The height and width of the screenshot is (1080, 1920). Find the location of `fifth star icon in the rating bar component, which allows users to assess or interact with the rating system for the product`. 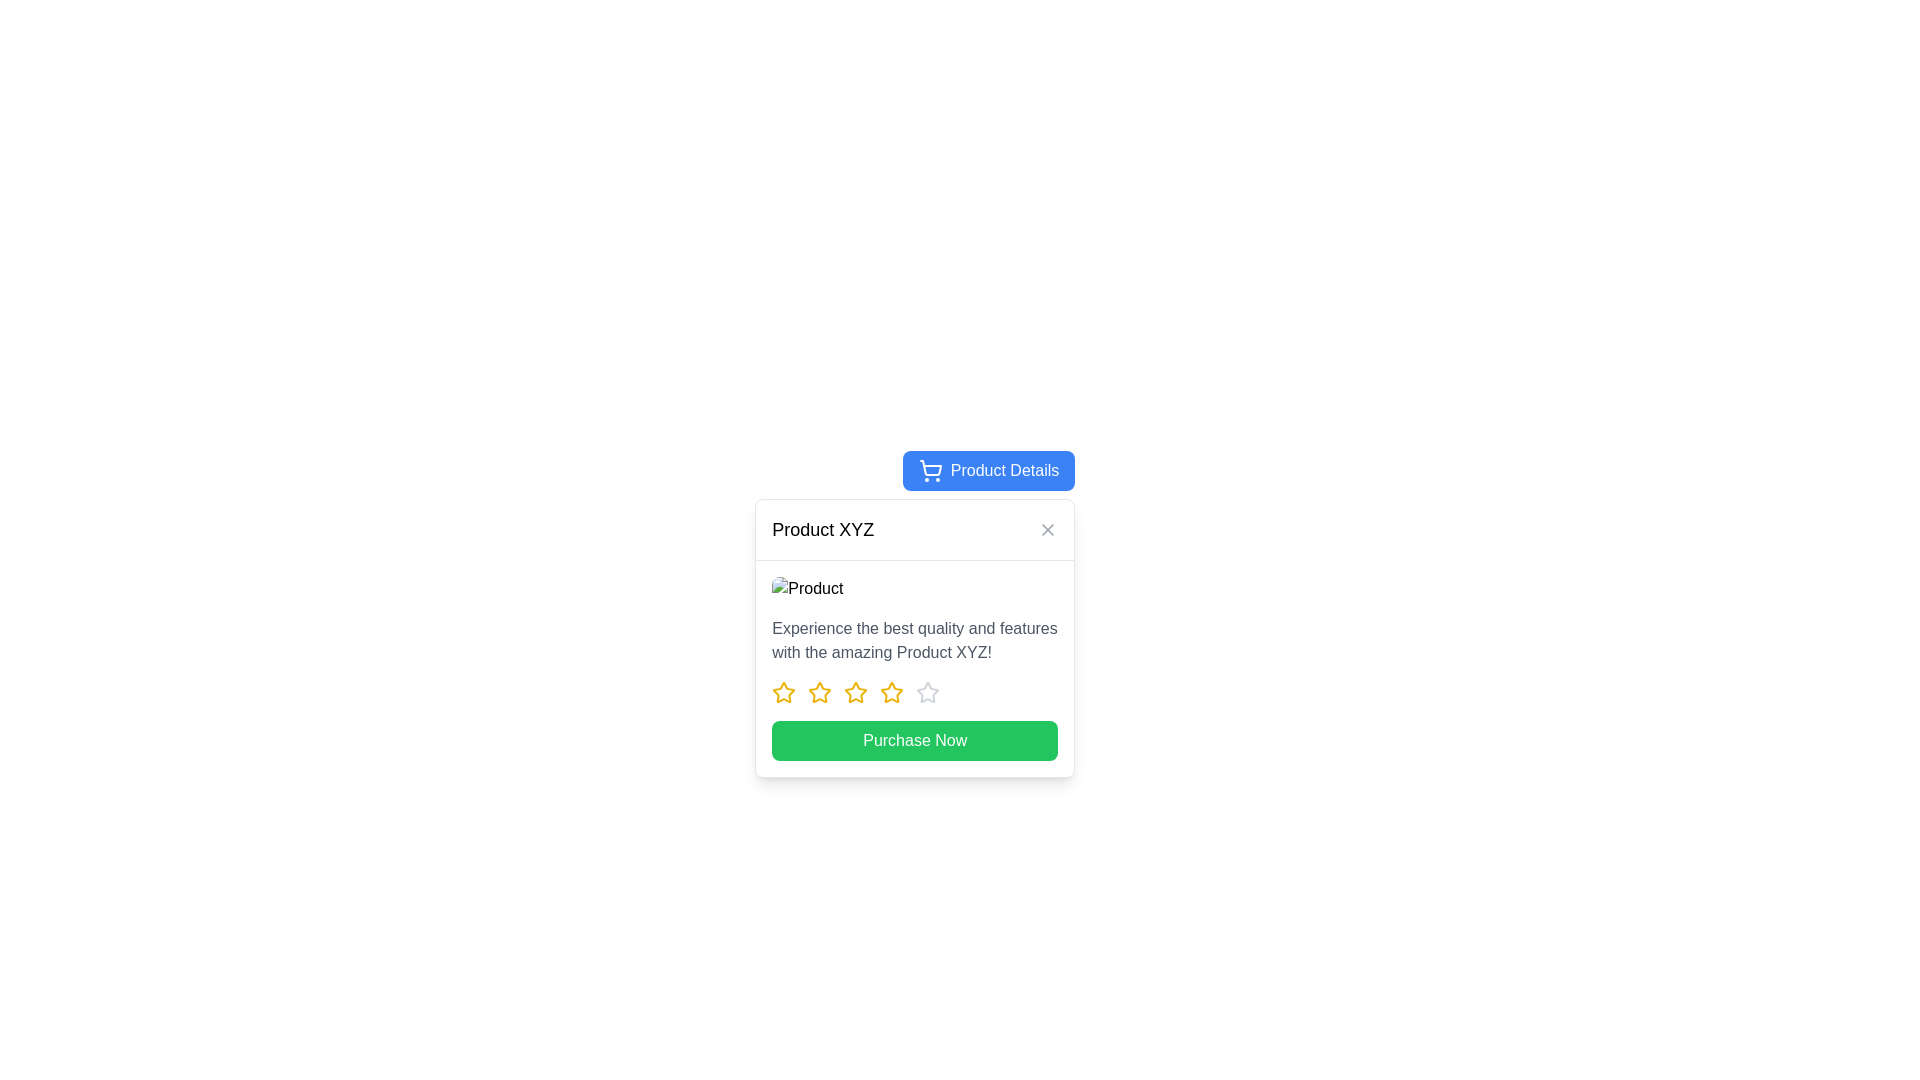

fifth star icon in the rating bar component, which allows users to assess or interact with the rating system for the product is located at coordinates (891, 692).